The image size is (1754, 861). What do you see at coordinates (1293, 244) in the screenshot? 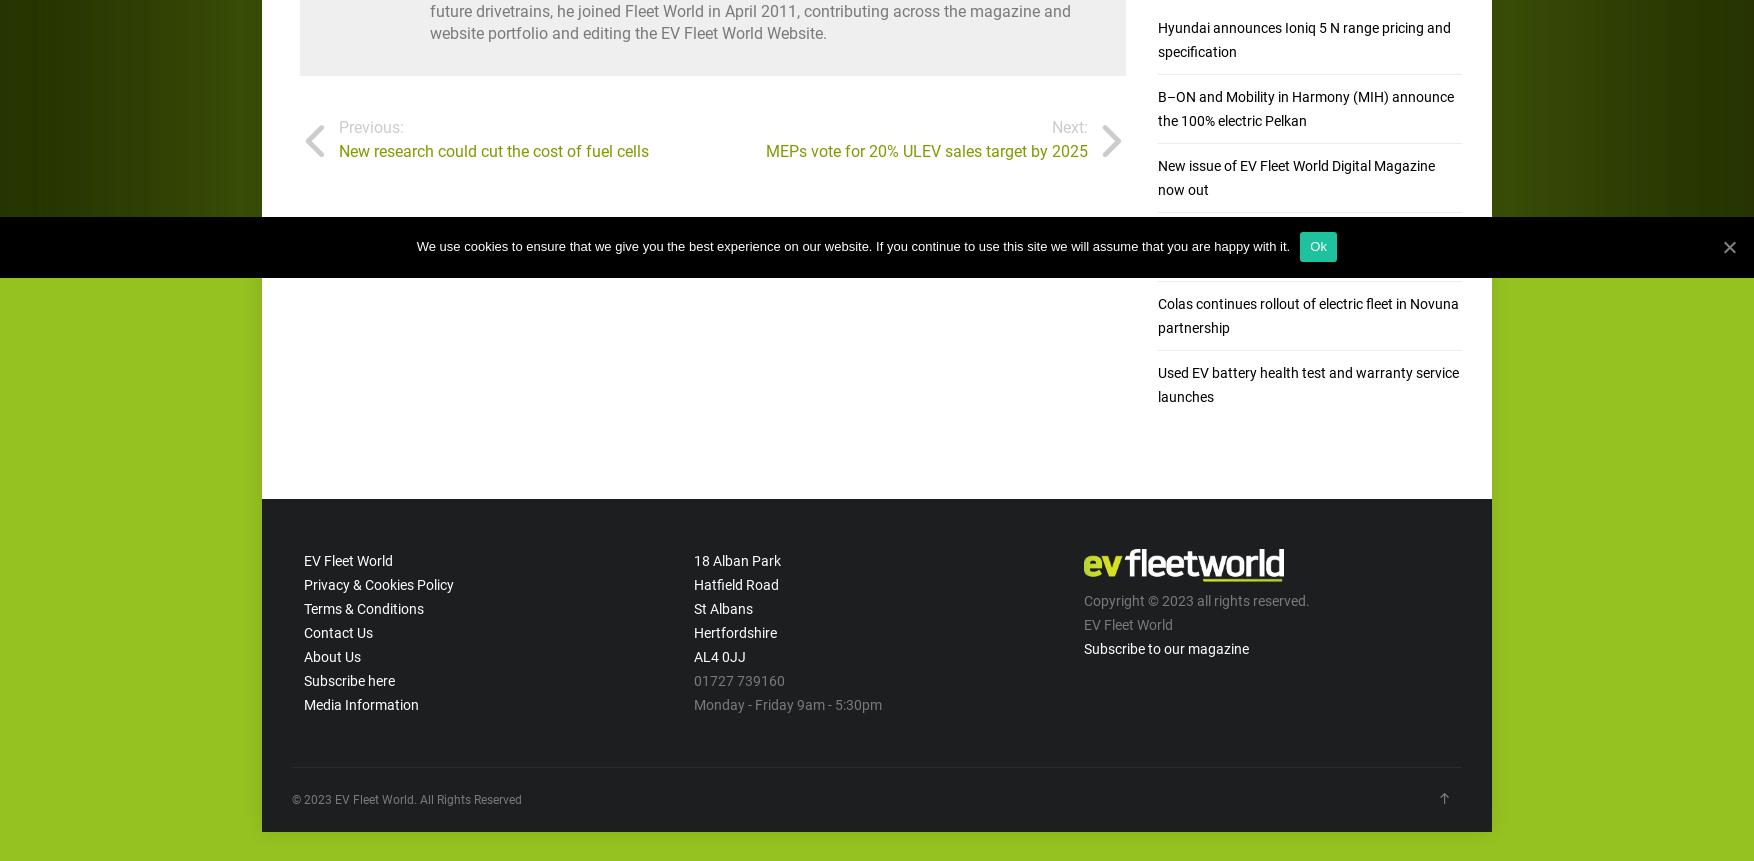
I see `'Jaguar Land Rover gears up Slovakian Nitra plant for EV production'` at bounding box center [1293, 244].